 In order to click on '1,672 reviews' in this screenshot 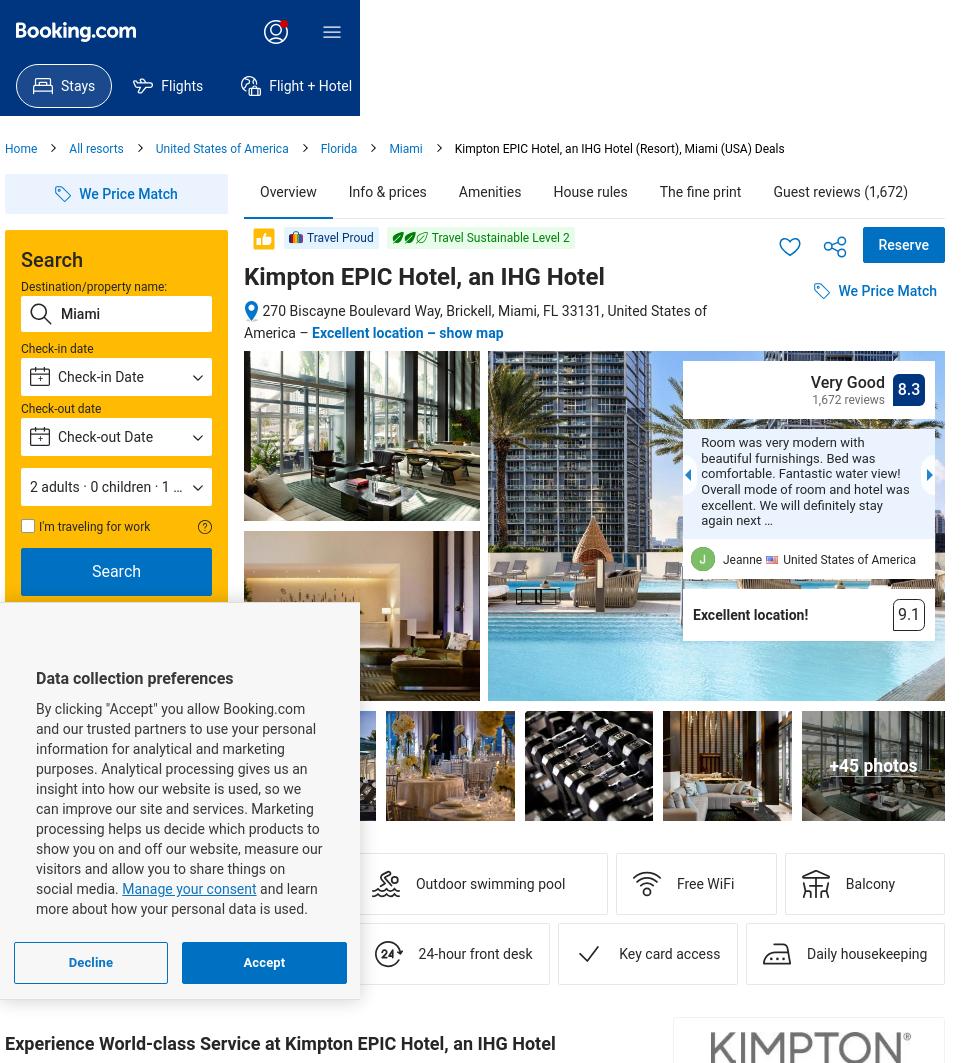, I will do `click(848, 400)`.